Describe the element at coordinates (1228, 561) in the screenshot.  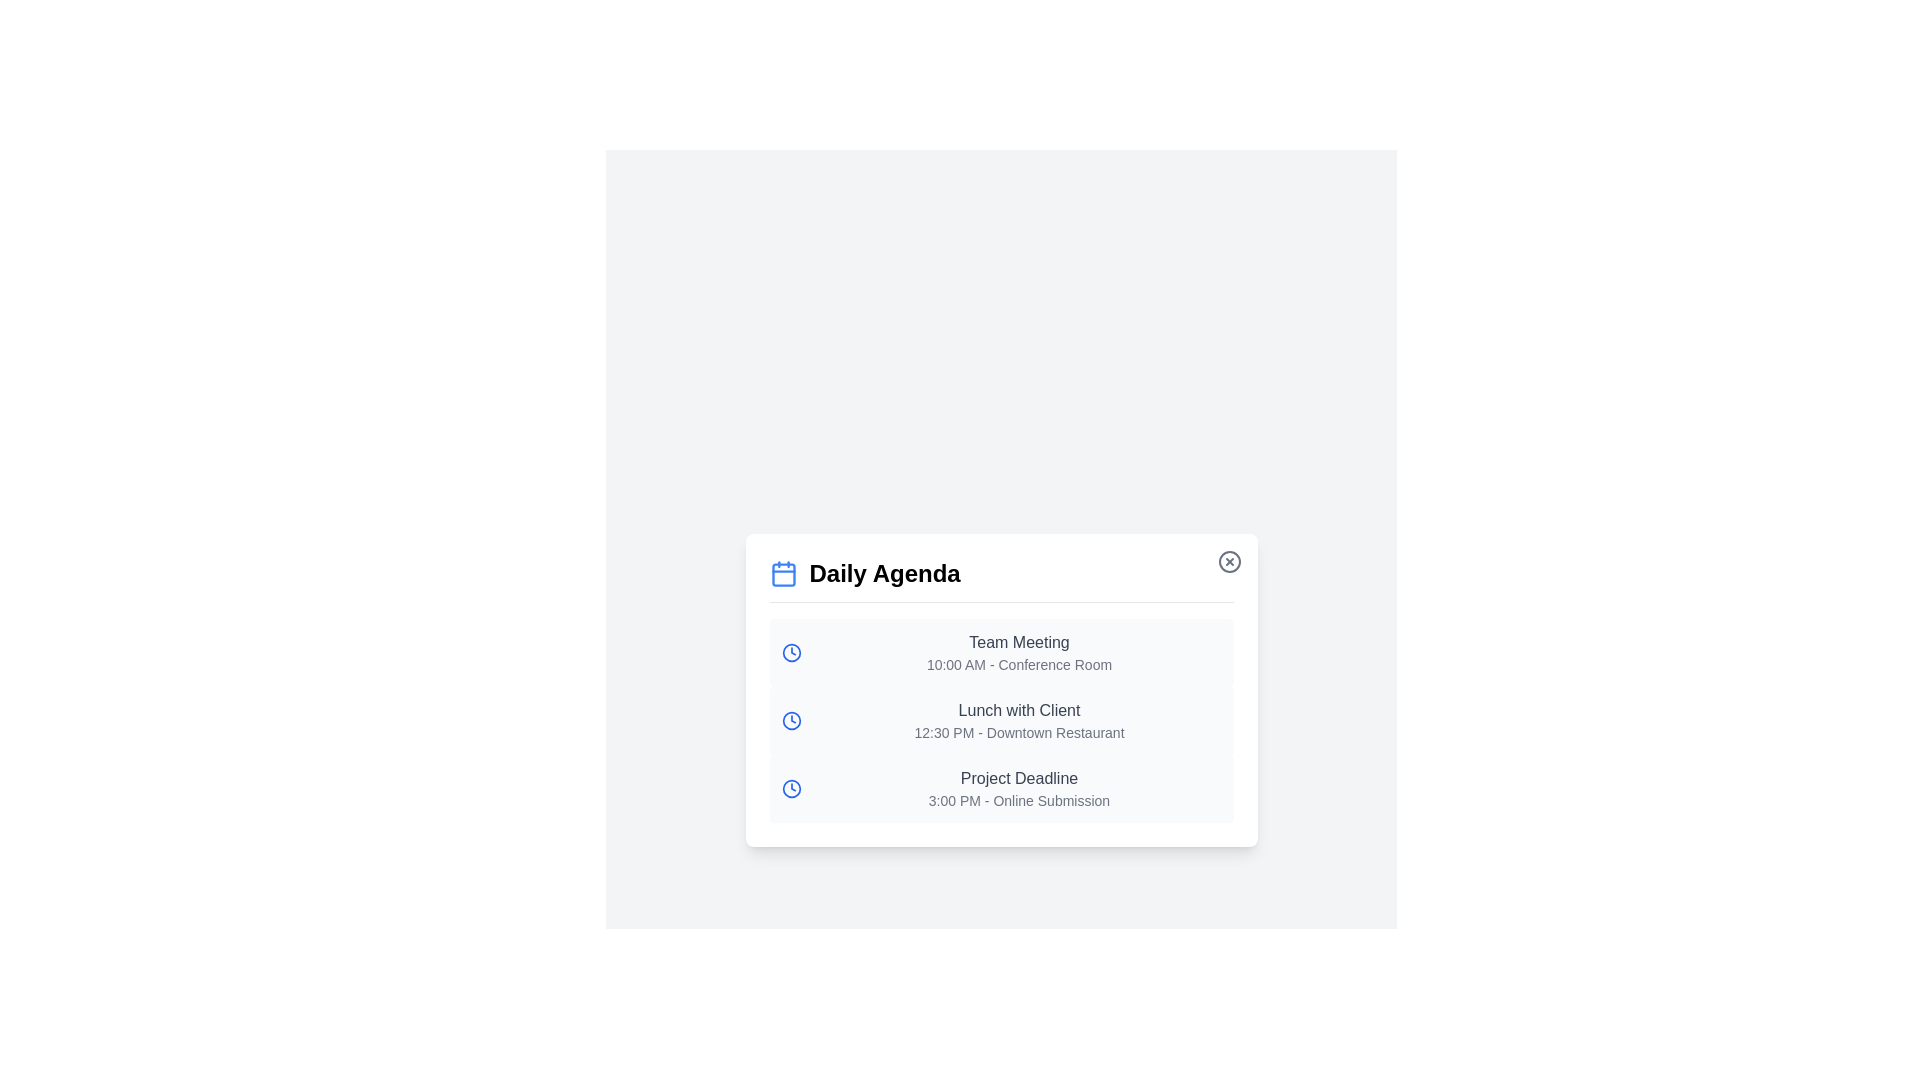
I see `the close button to close the dialog` at that location.